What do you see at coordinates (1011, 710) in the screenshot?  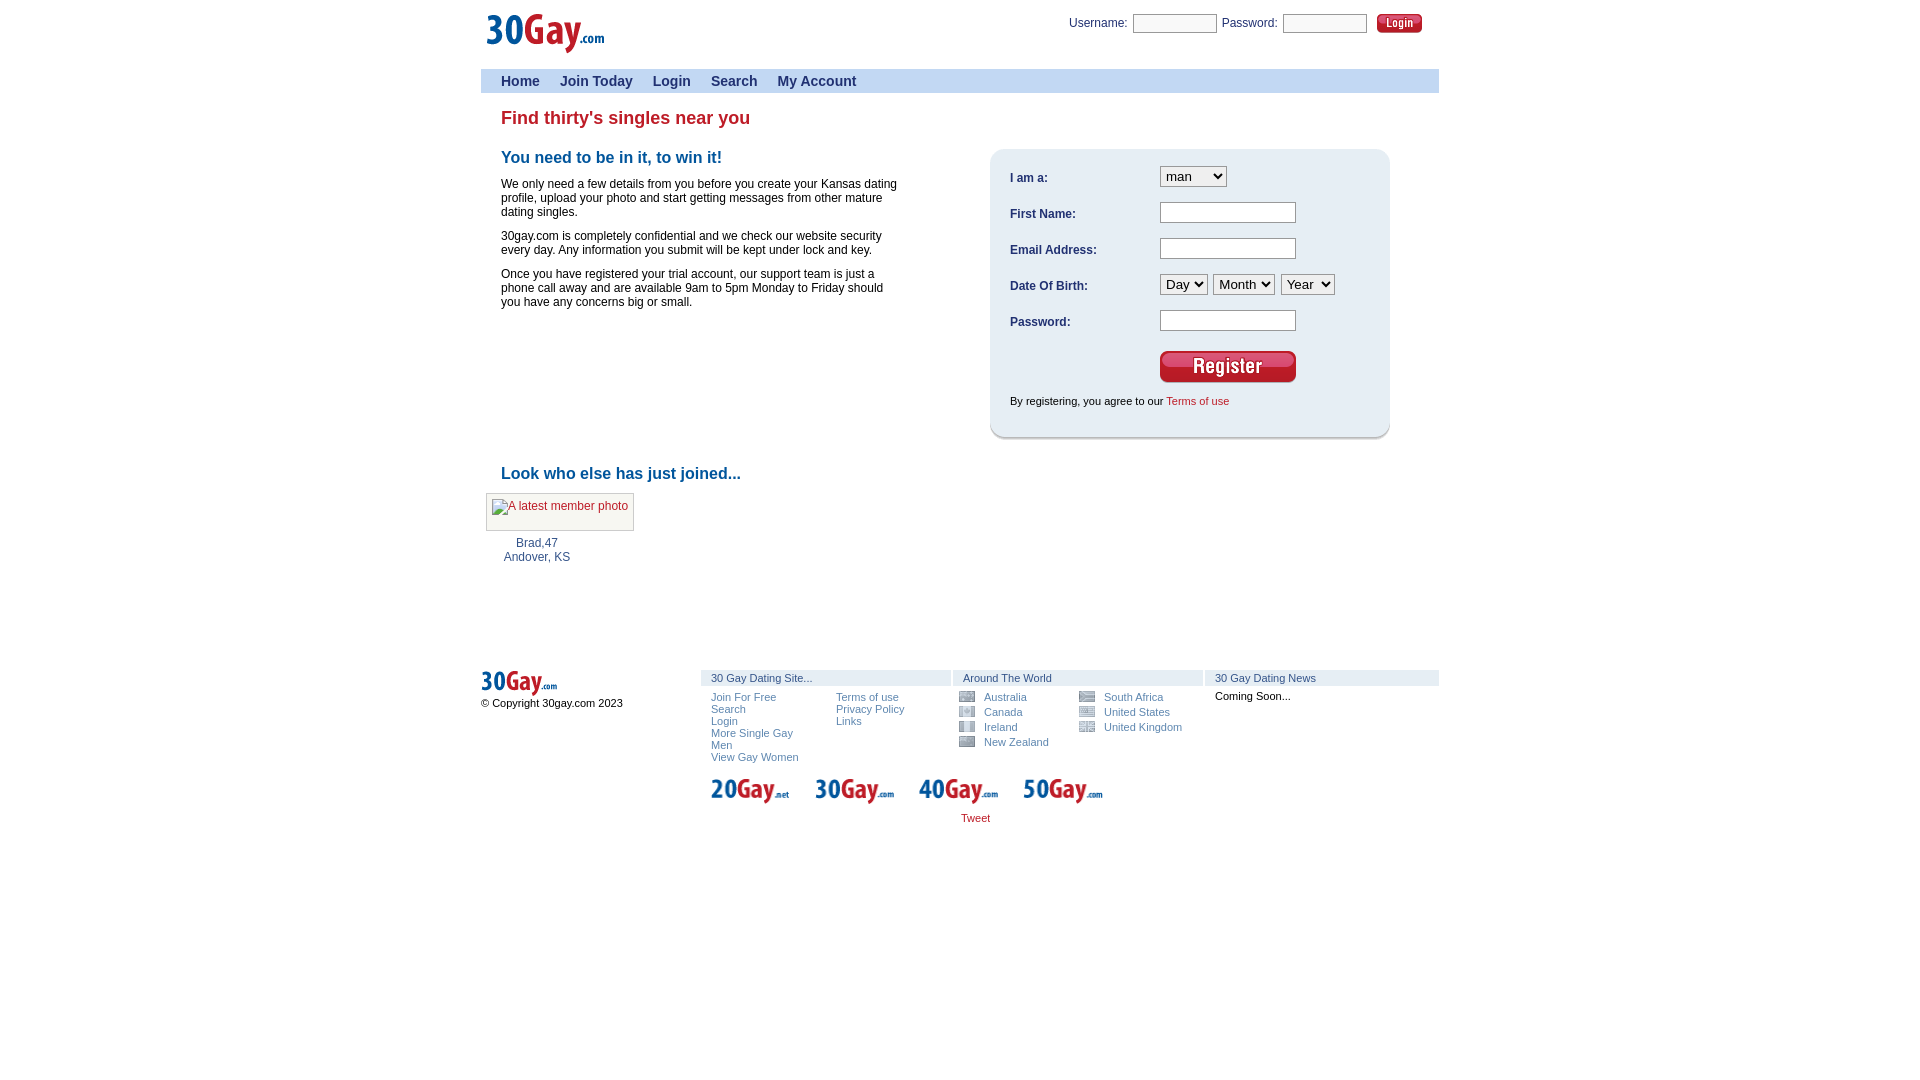 I see `'Canada'` at bounding box center [1011, 710].